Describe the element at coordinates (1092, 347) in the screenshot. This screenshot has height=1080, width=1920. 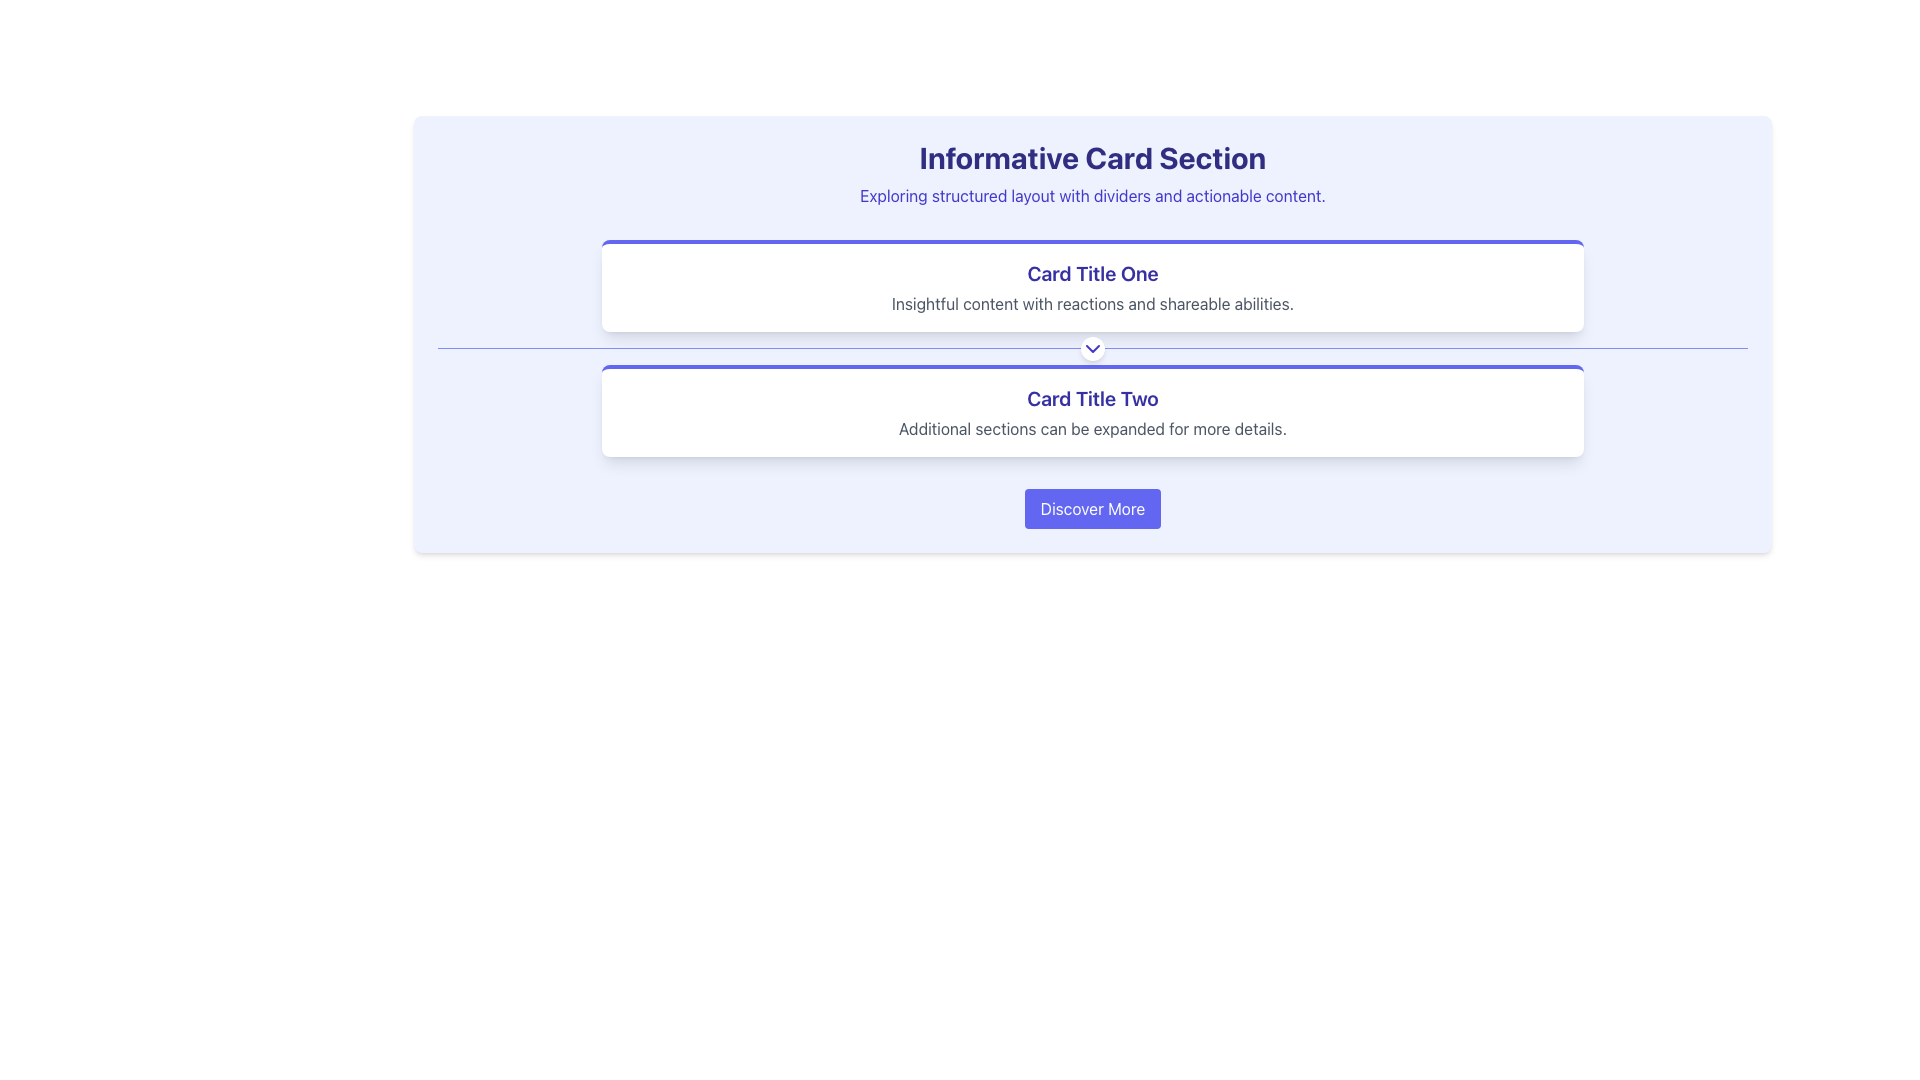
I see `the Decorative Divider element that visually separates the two cards within the section, enhancing readability and structure` at that location.